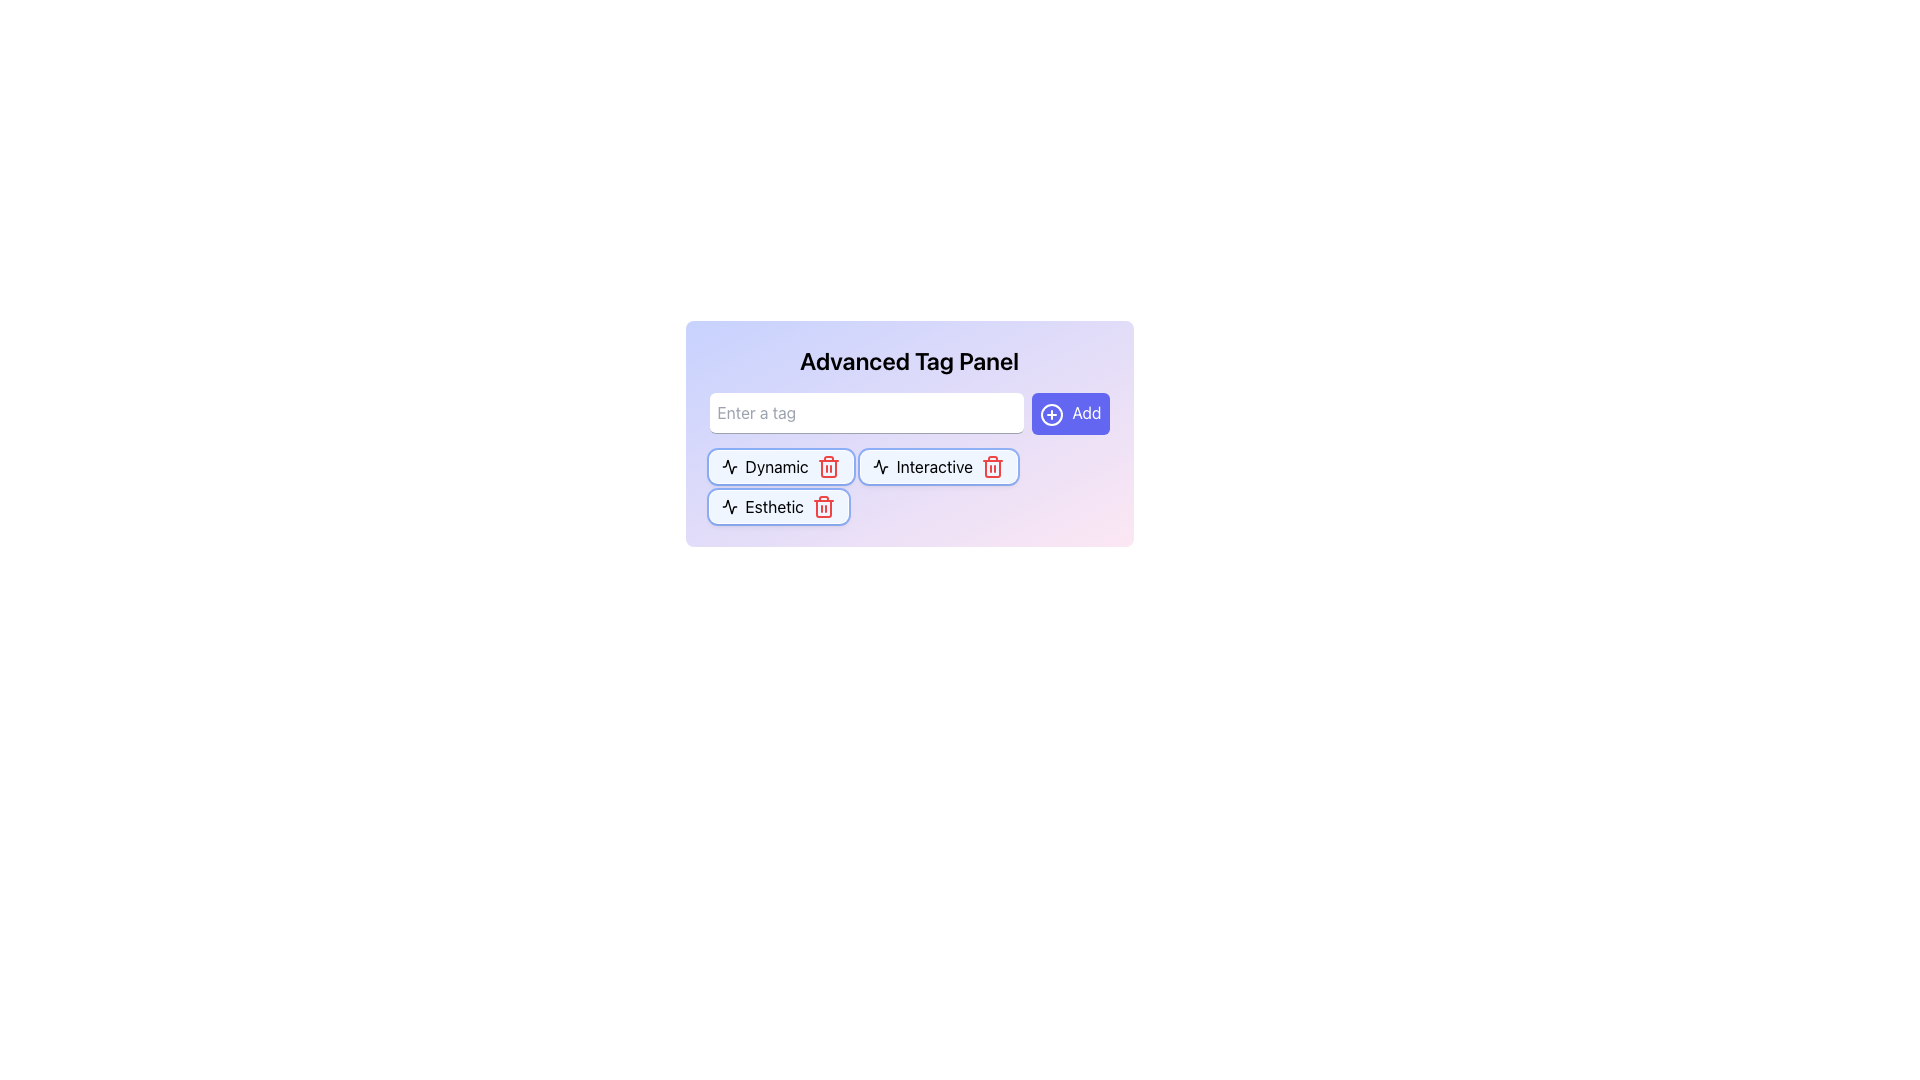 The width and height of the screenshot is (1920, 1080). Describe the element at coordinates (933, 466) in the screenshot. I see `label of the second tag in the 'Advanced Tag Panel', which is positioned to the right of the 'Dynamic' tag and to the left of the delete button` at that location.